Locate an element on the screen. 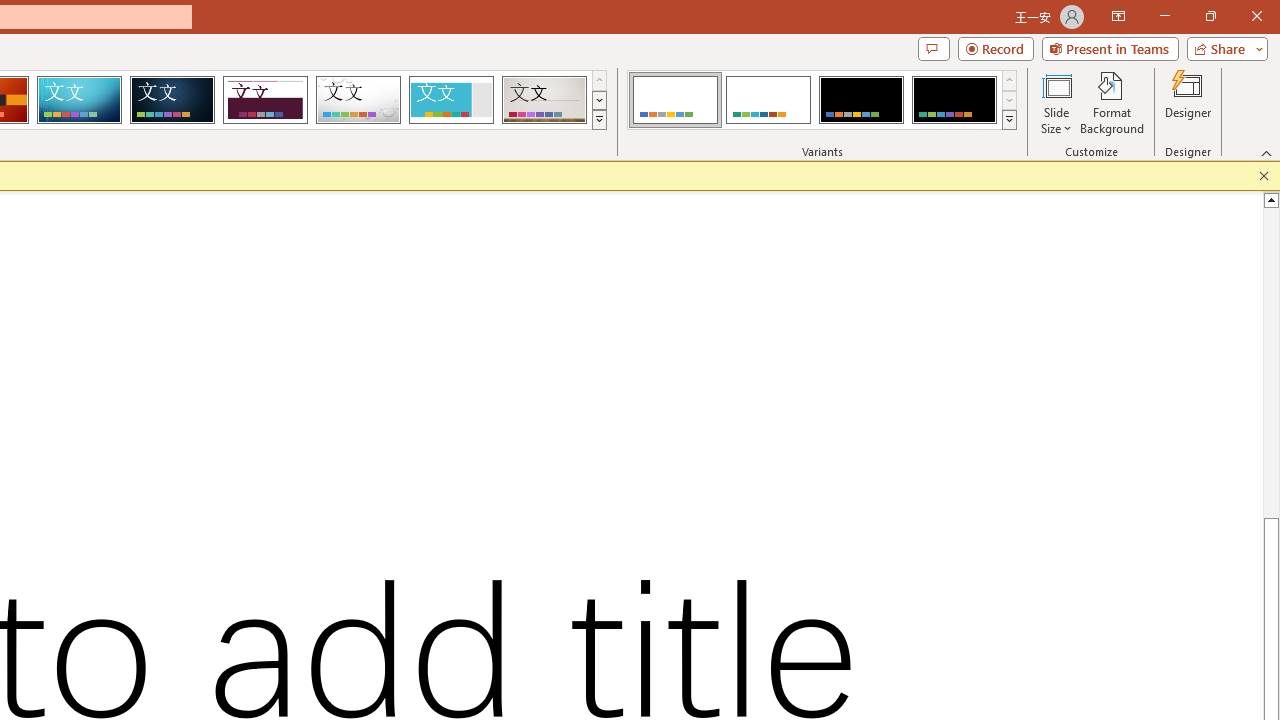 This screenshot has height=720, width=1280. 'Gallery' is located at coordinates (544, 100).